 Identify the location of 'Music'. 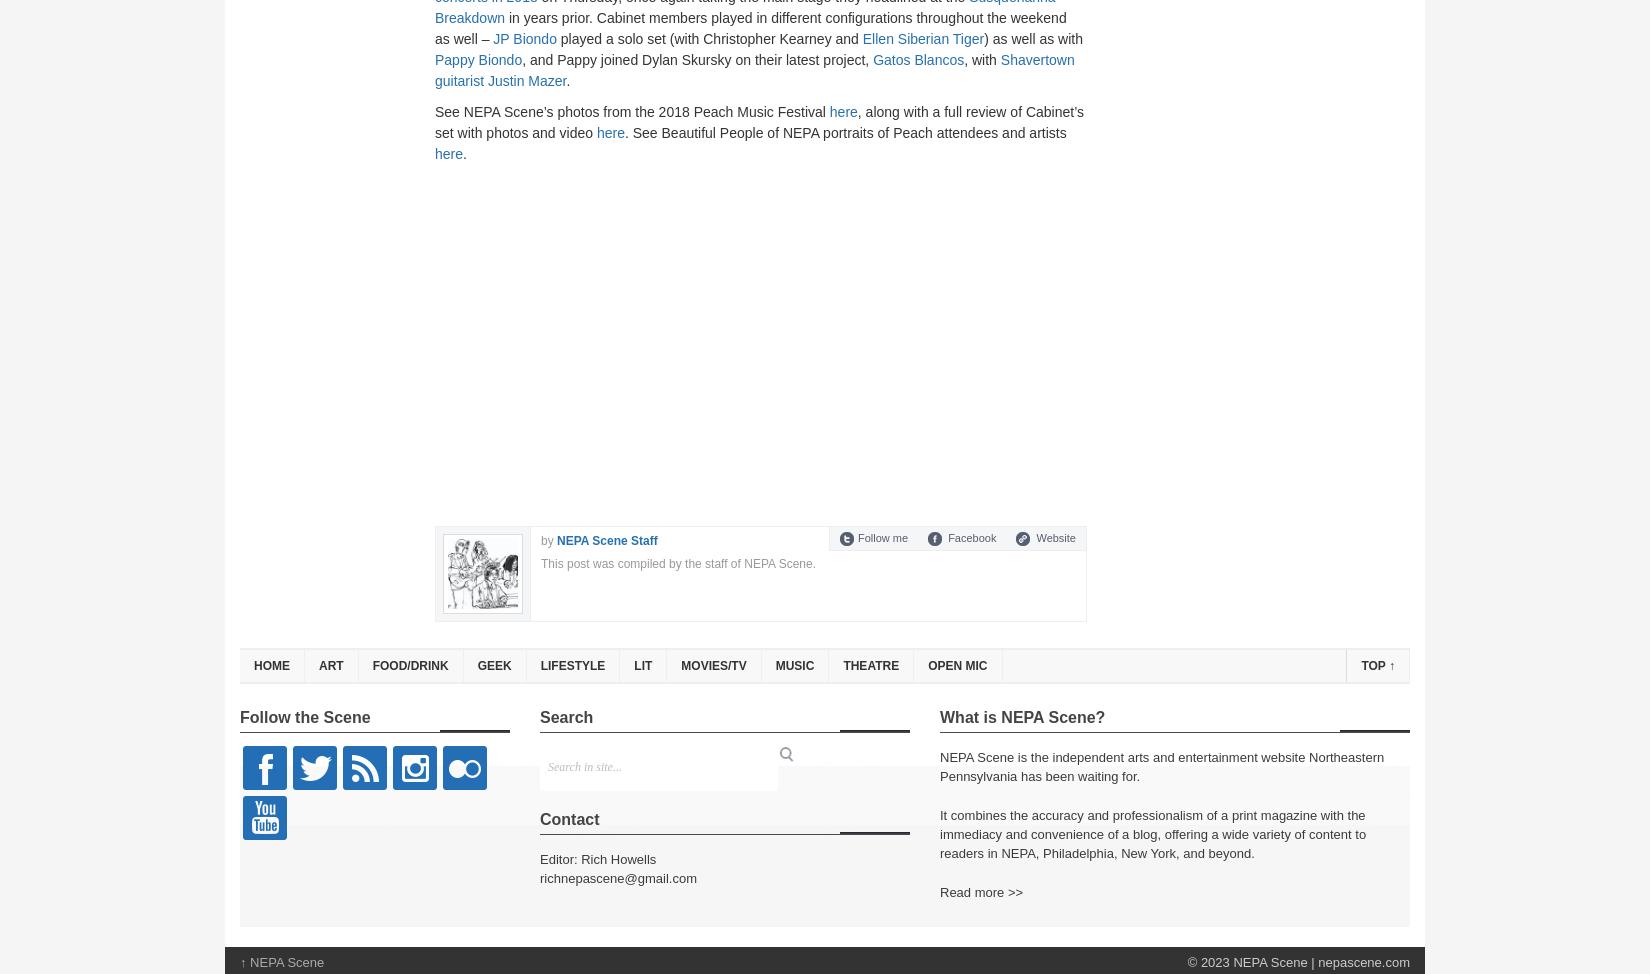
(793, 666).